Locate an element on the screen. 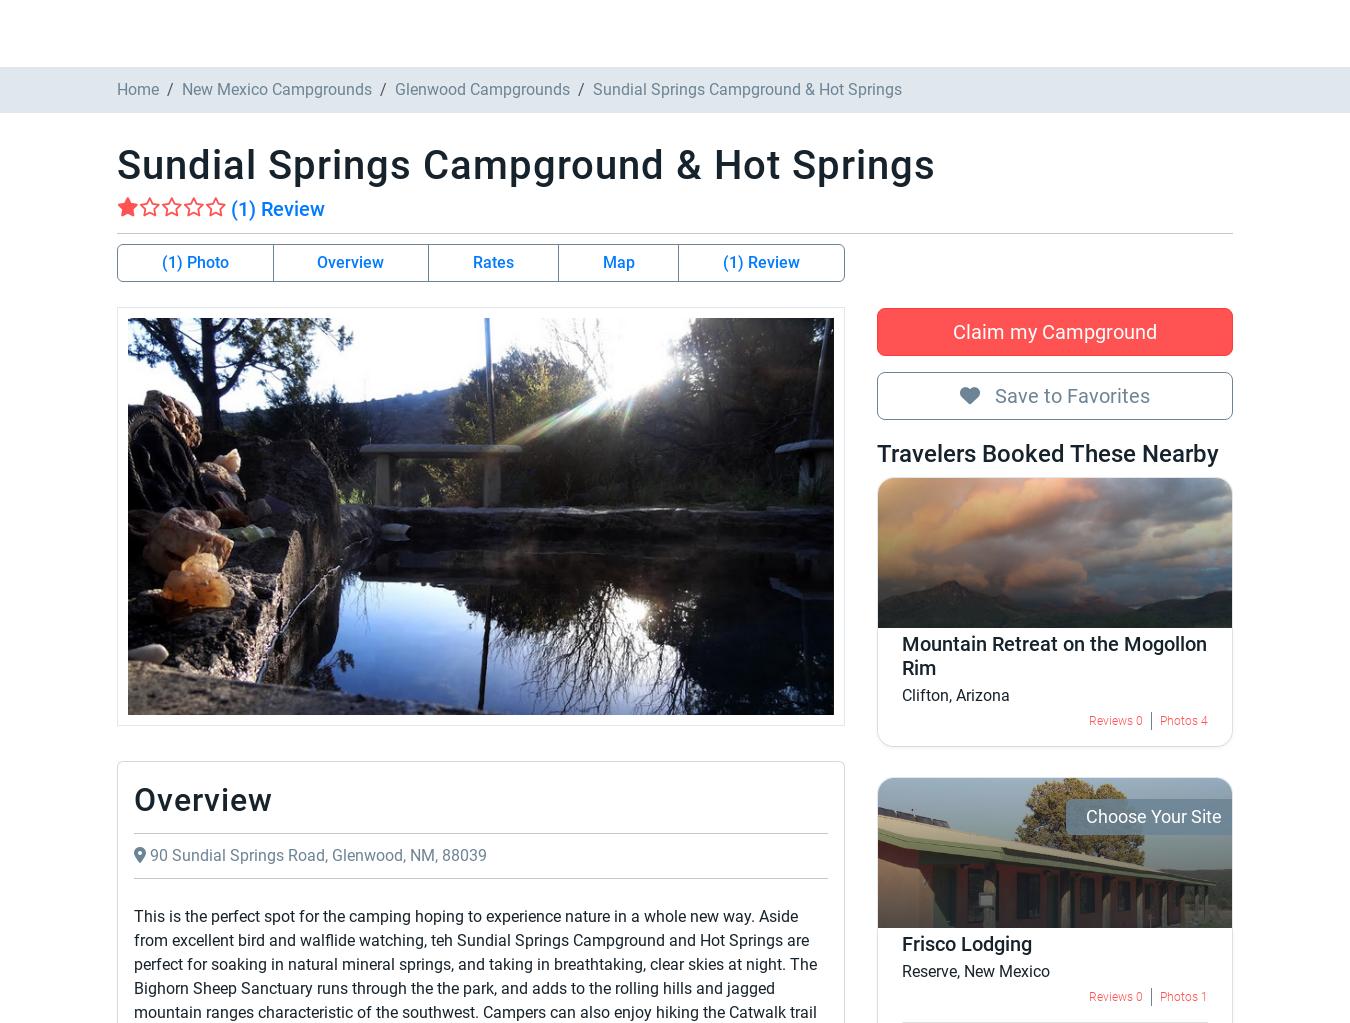 This screenshot has height=1023, width=1350. 'From' is located at coordinates (535, 720).